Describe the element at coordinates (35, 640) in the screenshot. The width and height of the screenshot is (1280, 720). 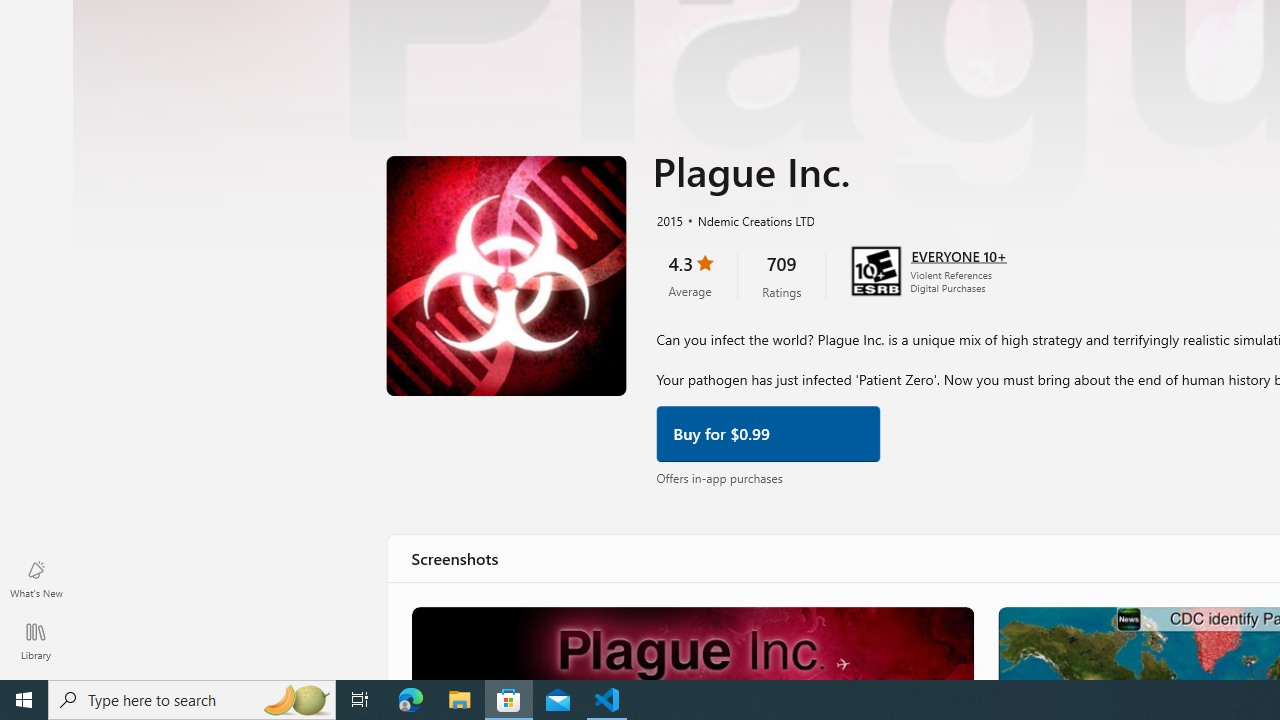
I see `'Library'` at that location.